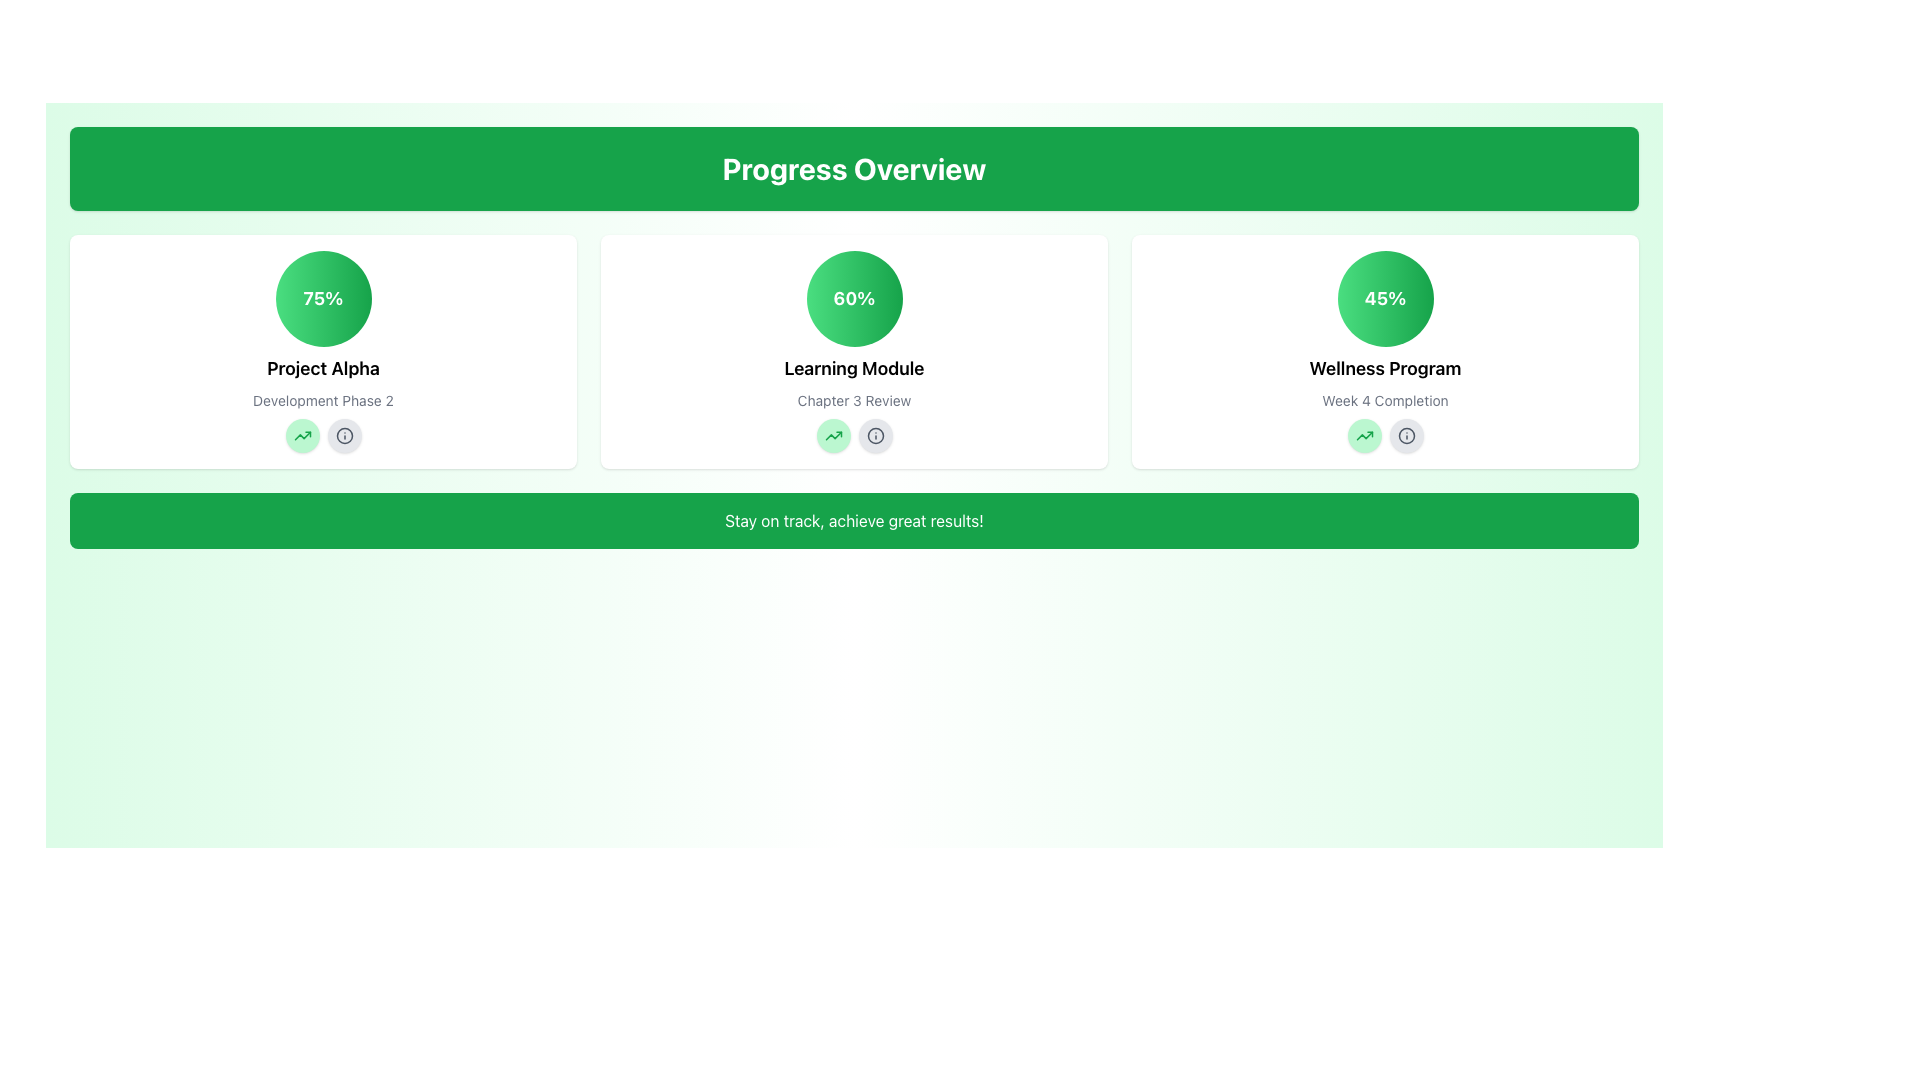 This screenshot has height=1080, width=1920. What do you see at coordinates (833, 434) in the screenshot?
I see `the arrow icon button located below the 'Learning Module' card in the 'Progress Overview' section` at bounding box center [833, 434].